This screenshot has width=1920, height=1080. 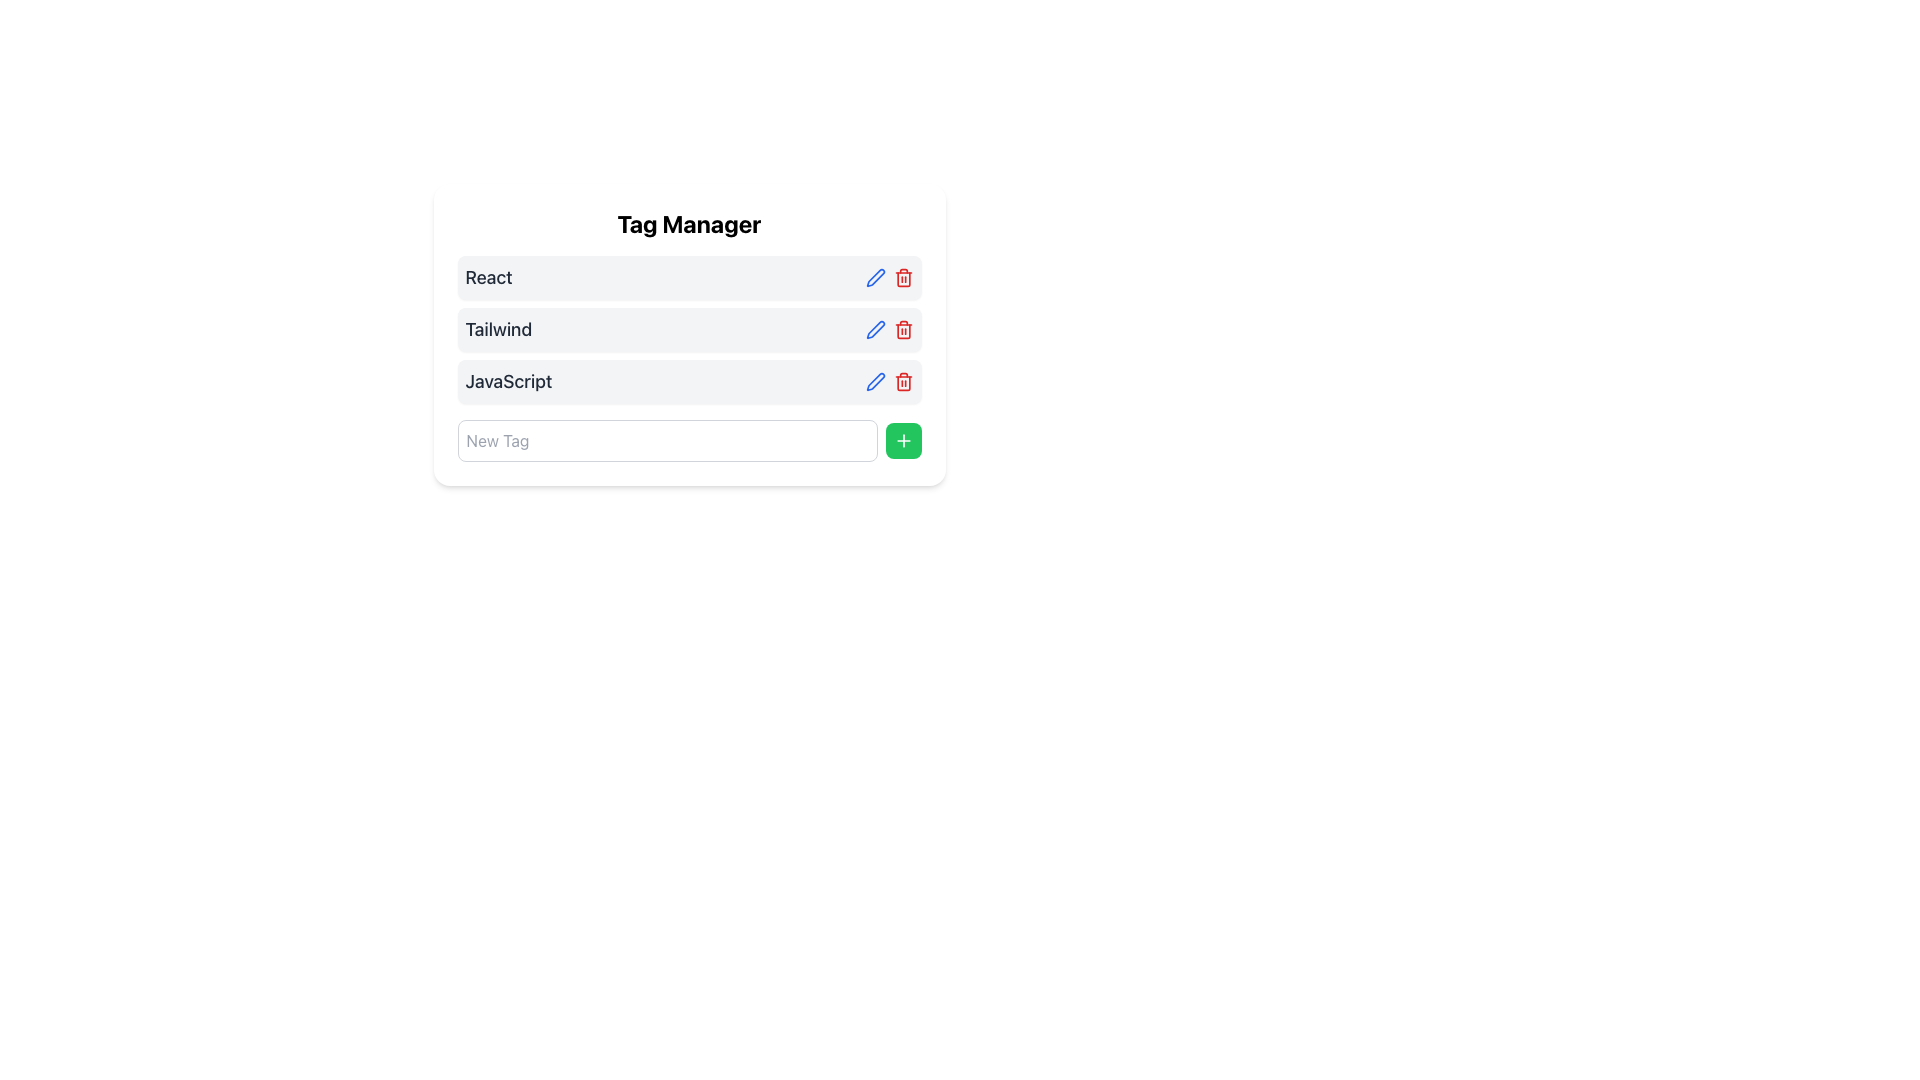 I want to click on the 'Tailwind' tag in the Tag Manager interface, so click(x=689, y=329).